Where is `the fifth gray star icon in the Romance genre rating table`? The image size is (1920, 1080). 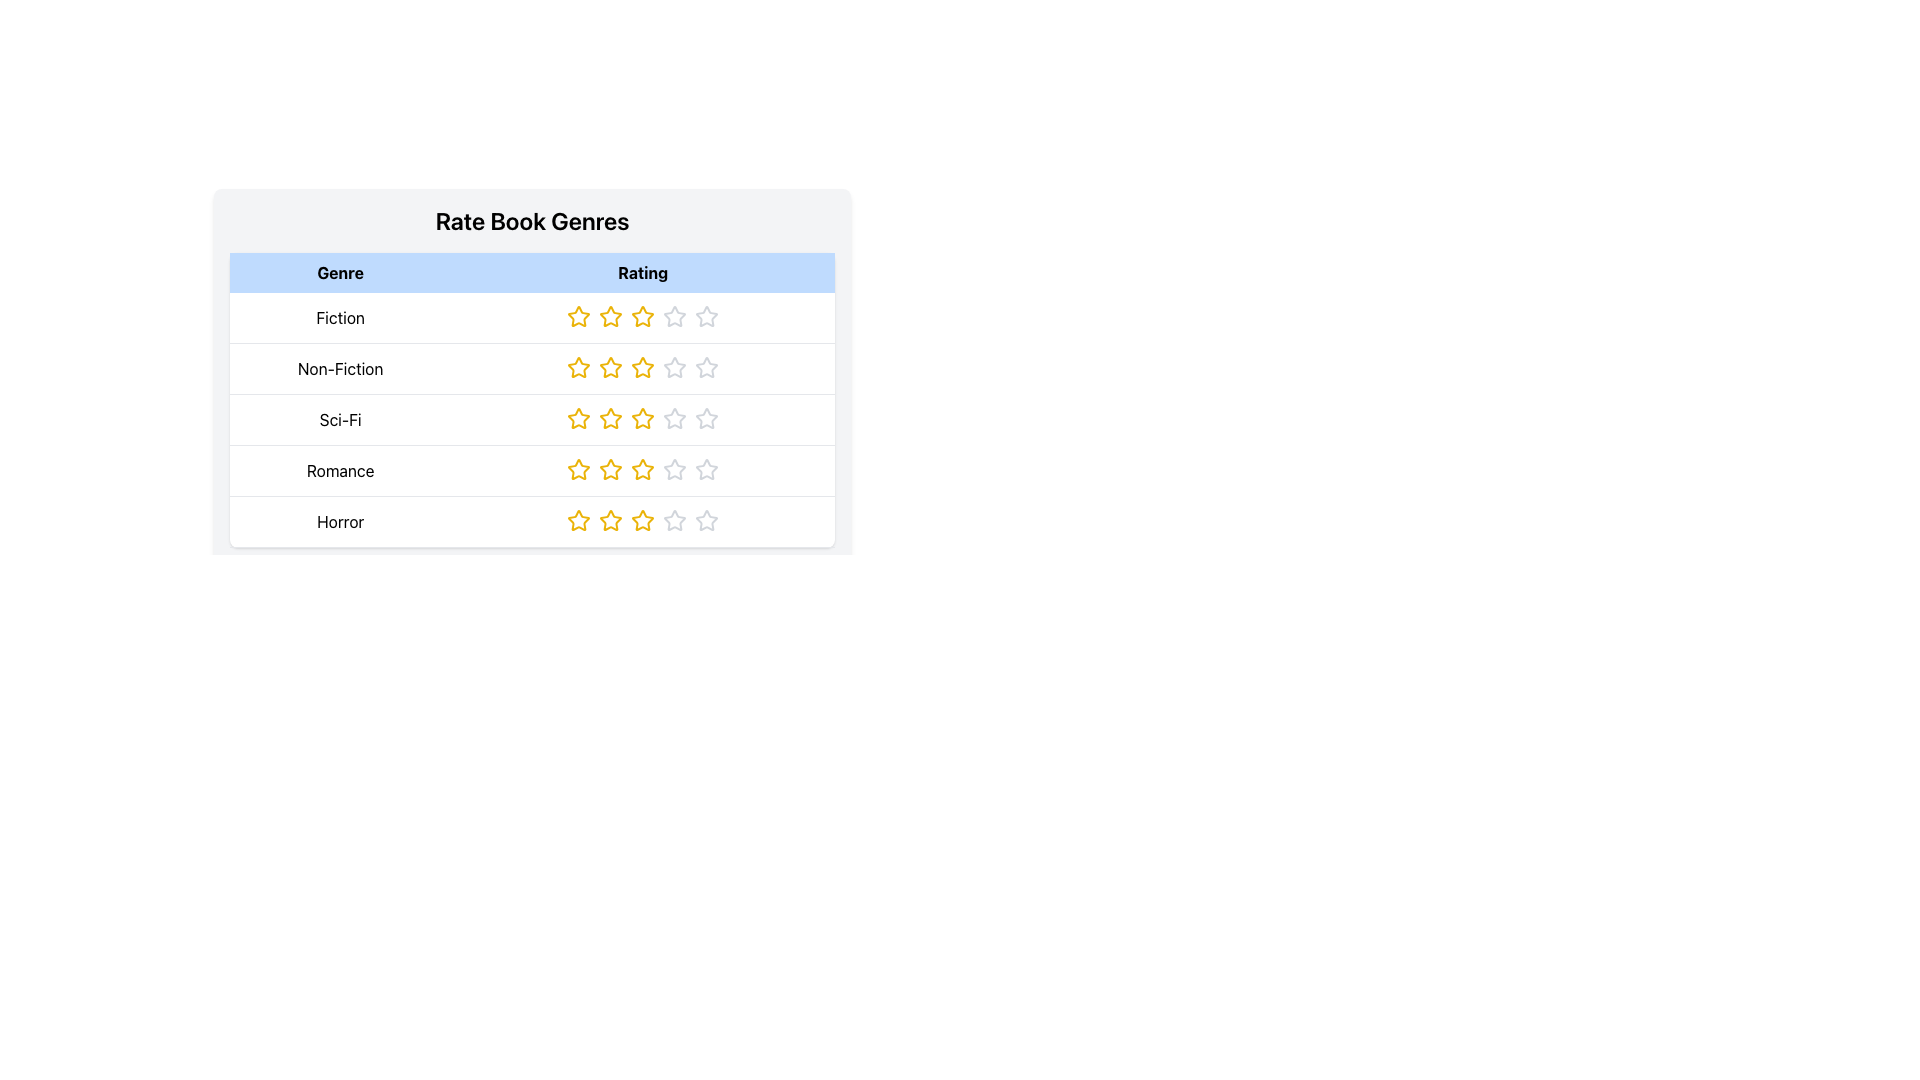 the fifth gray star icon in the Romance genre rating table is located at coordinates (707, 470).